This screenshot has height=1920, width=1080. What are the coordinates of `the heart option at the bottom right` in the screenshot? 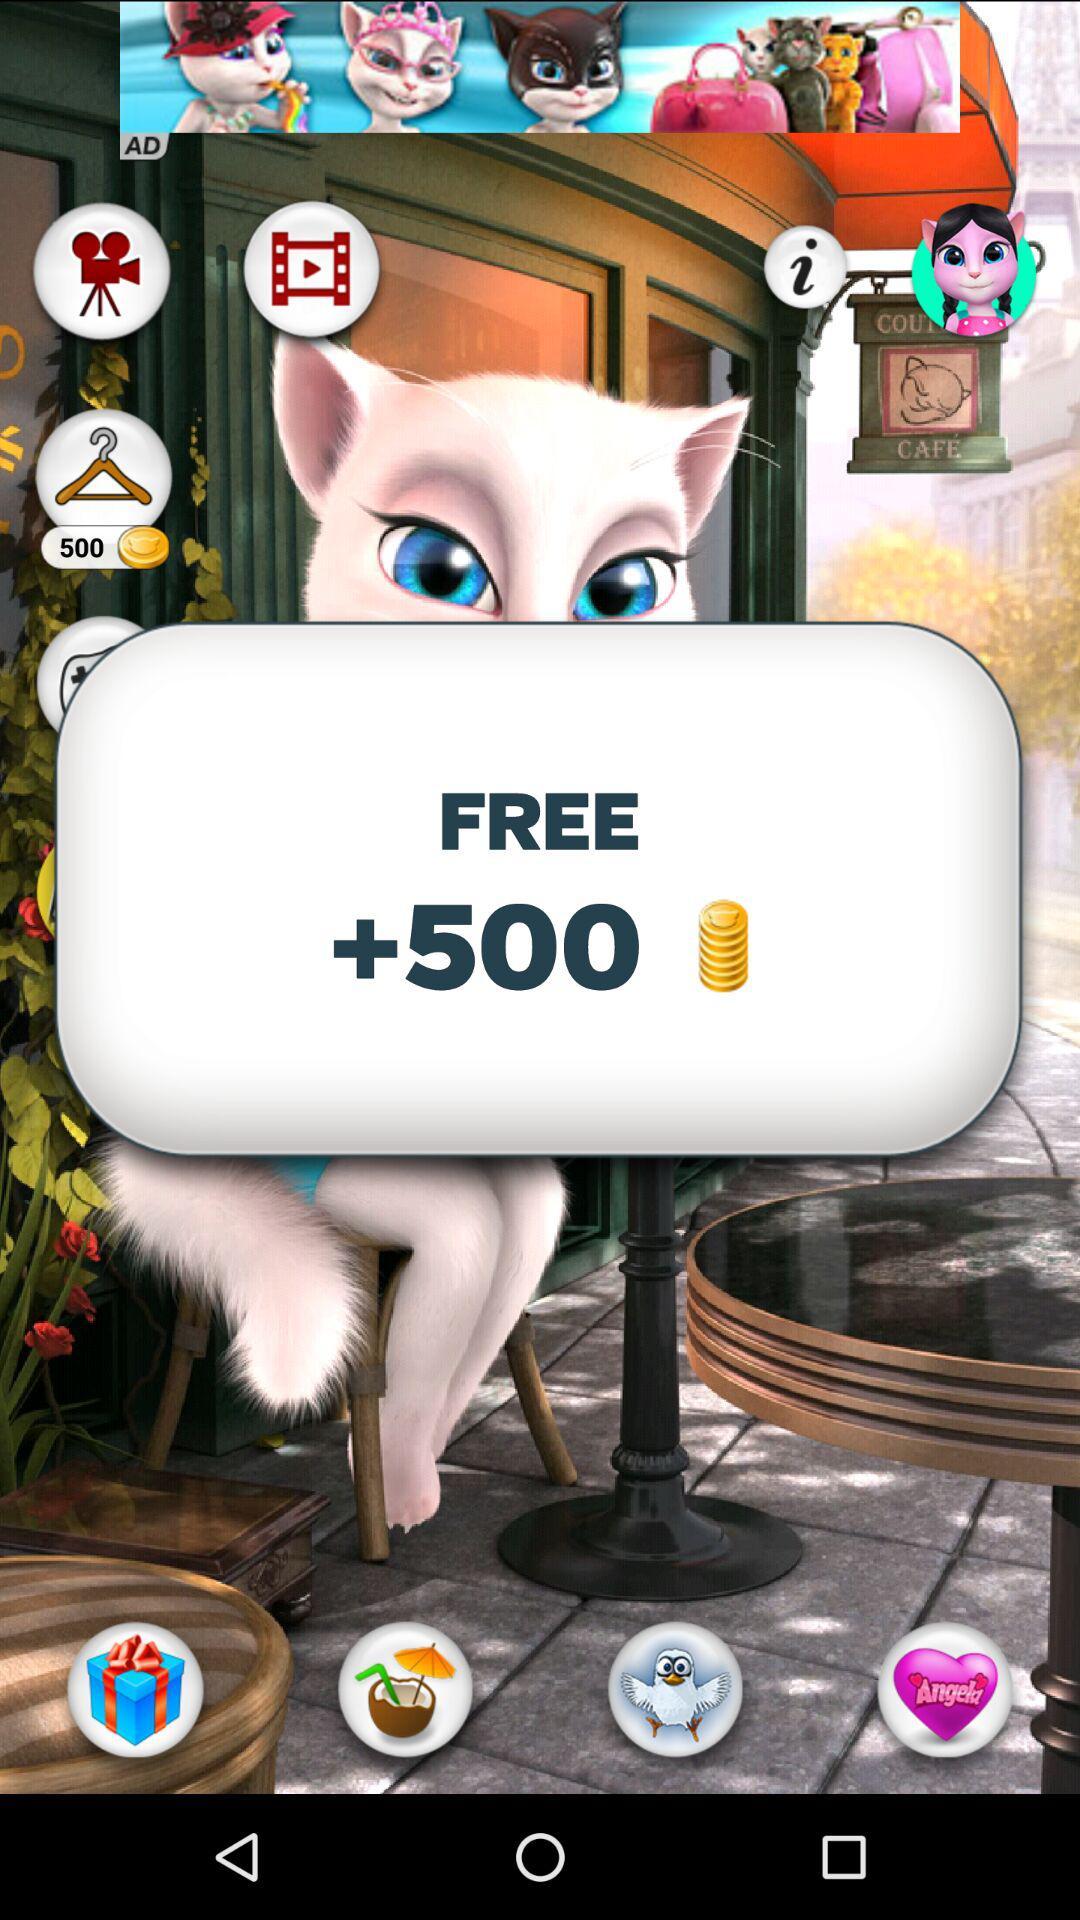 It's located at (945, 1688).